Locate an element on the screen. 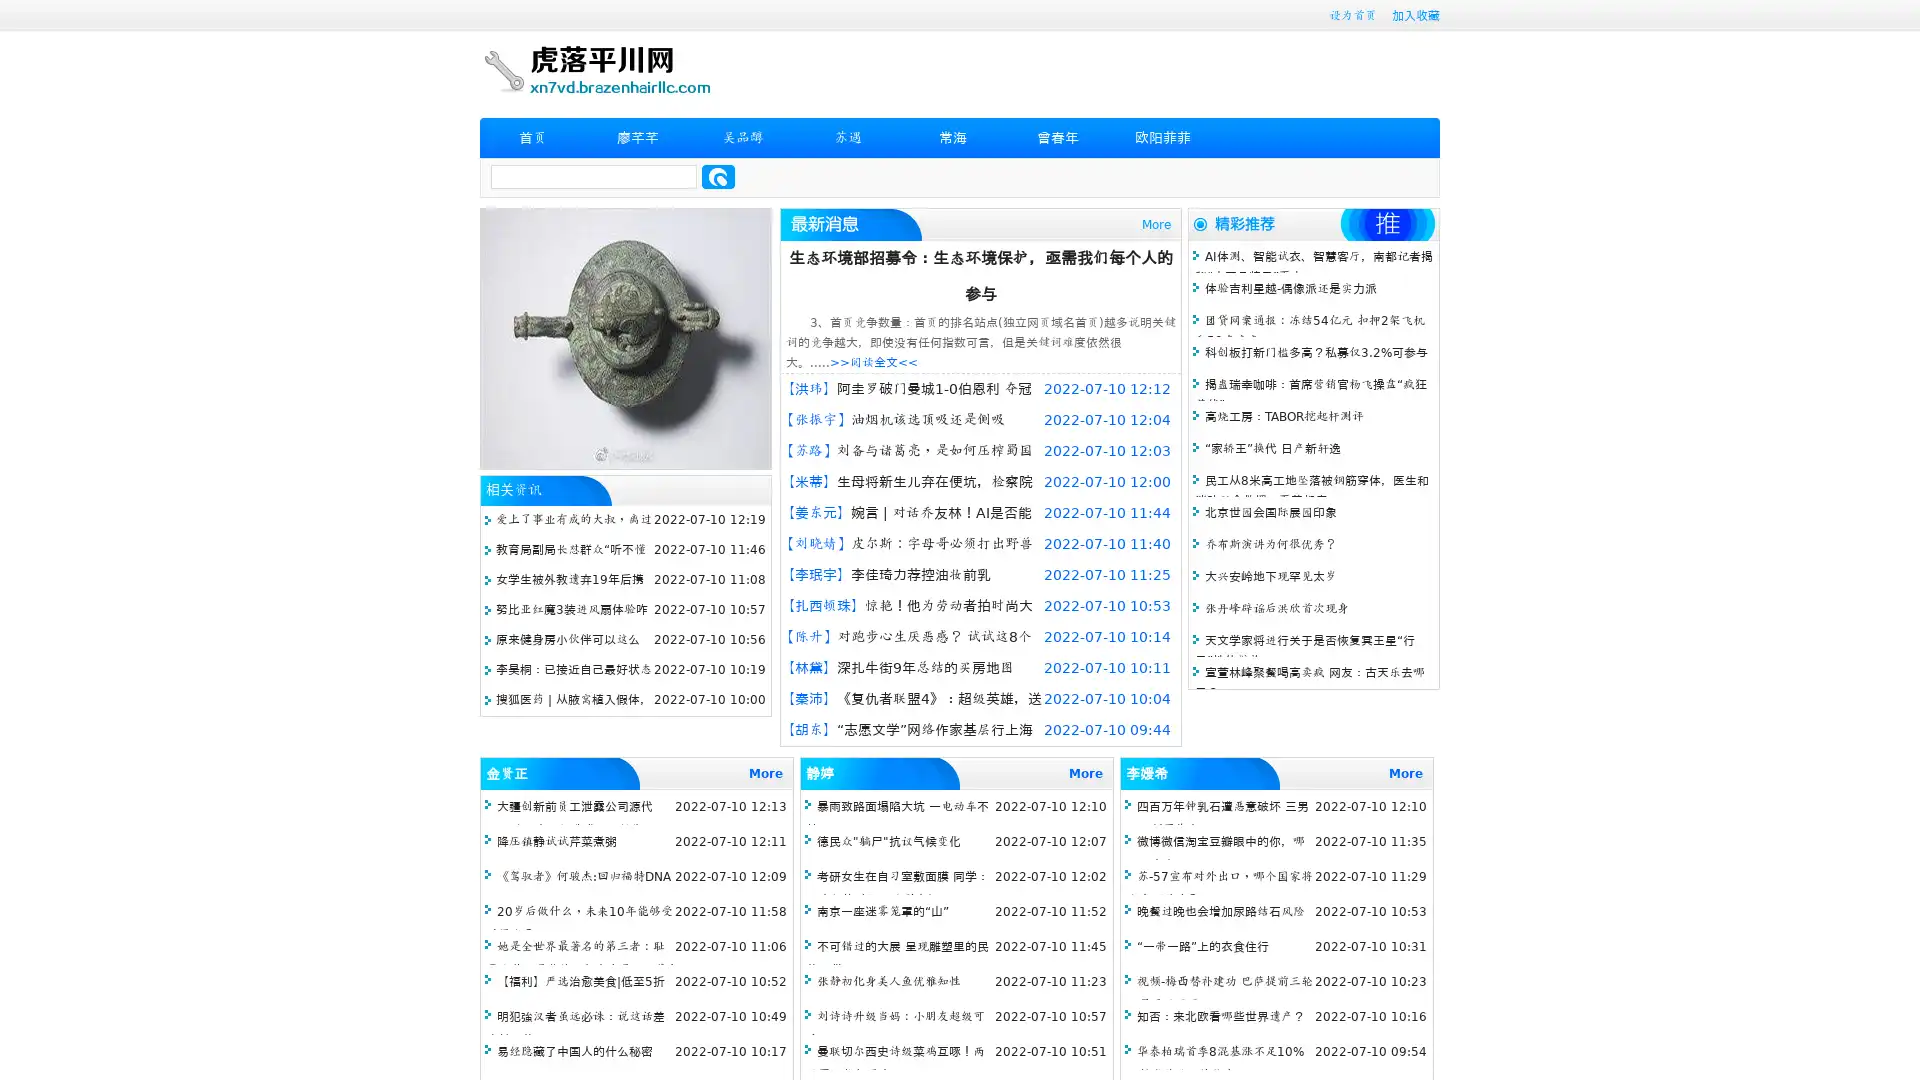  Search is located at coordinates (718, 176).